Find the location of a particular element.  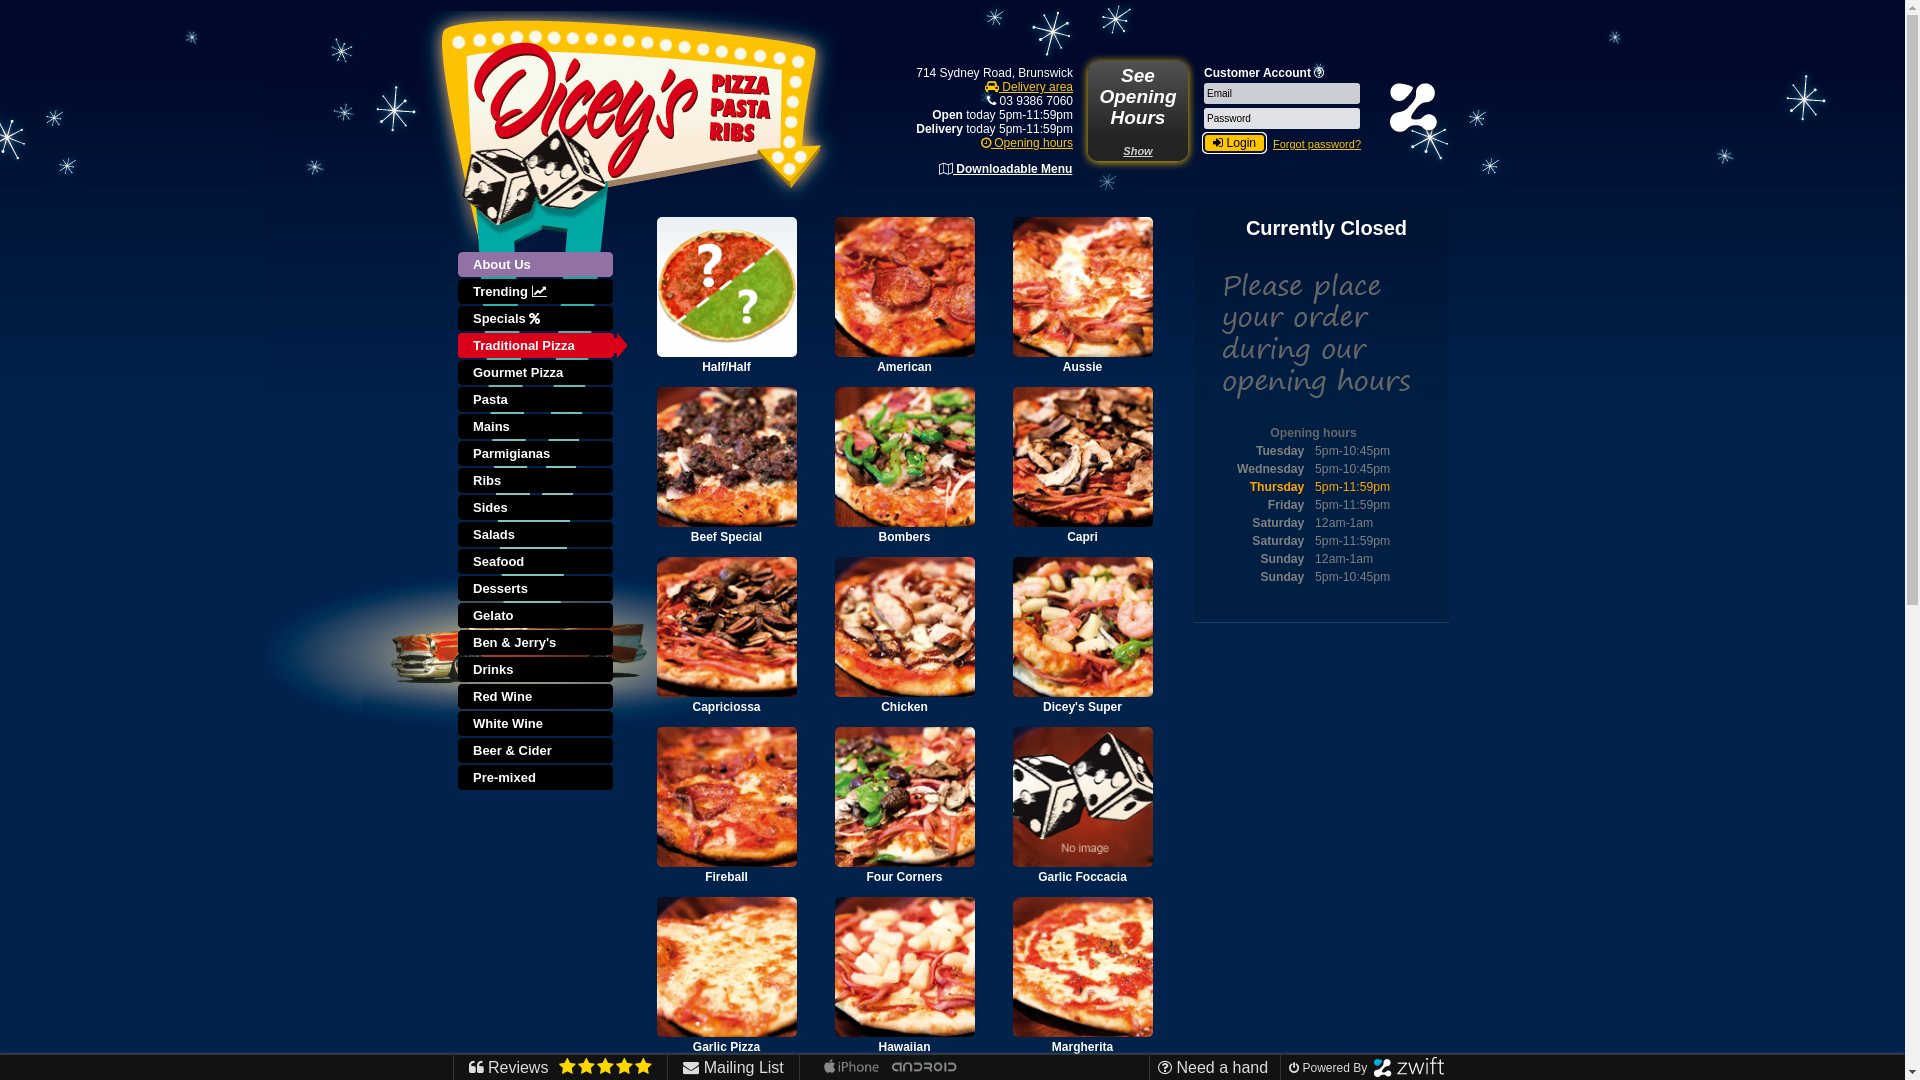

'Parmigianas' is located at coordinates (537, 454).